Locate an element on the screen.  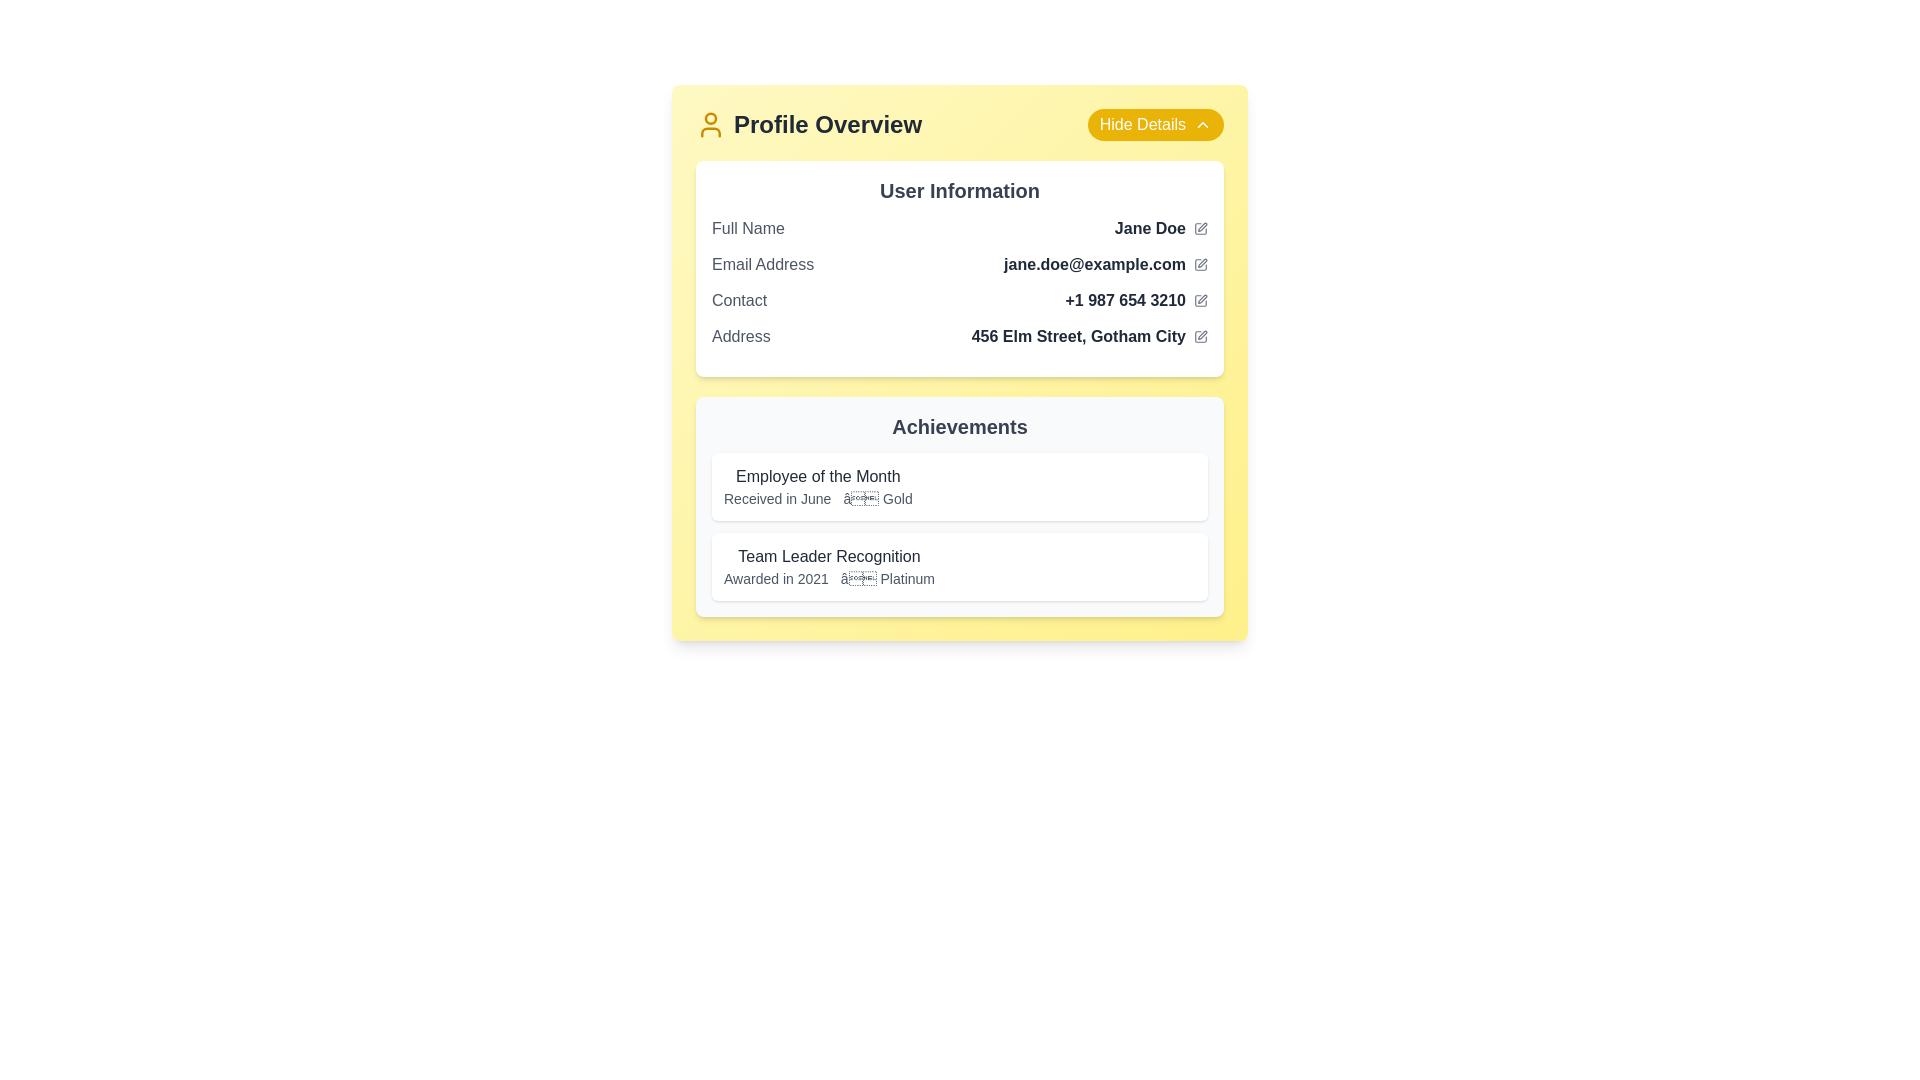
the 'Employee of the Month' text label, which is styled with medium font weight and gray color, positioned at the beginning of the first item in the 'Achievements' section is located at coordinates (818, 477).